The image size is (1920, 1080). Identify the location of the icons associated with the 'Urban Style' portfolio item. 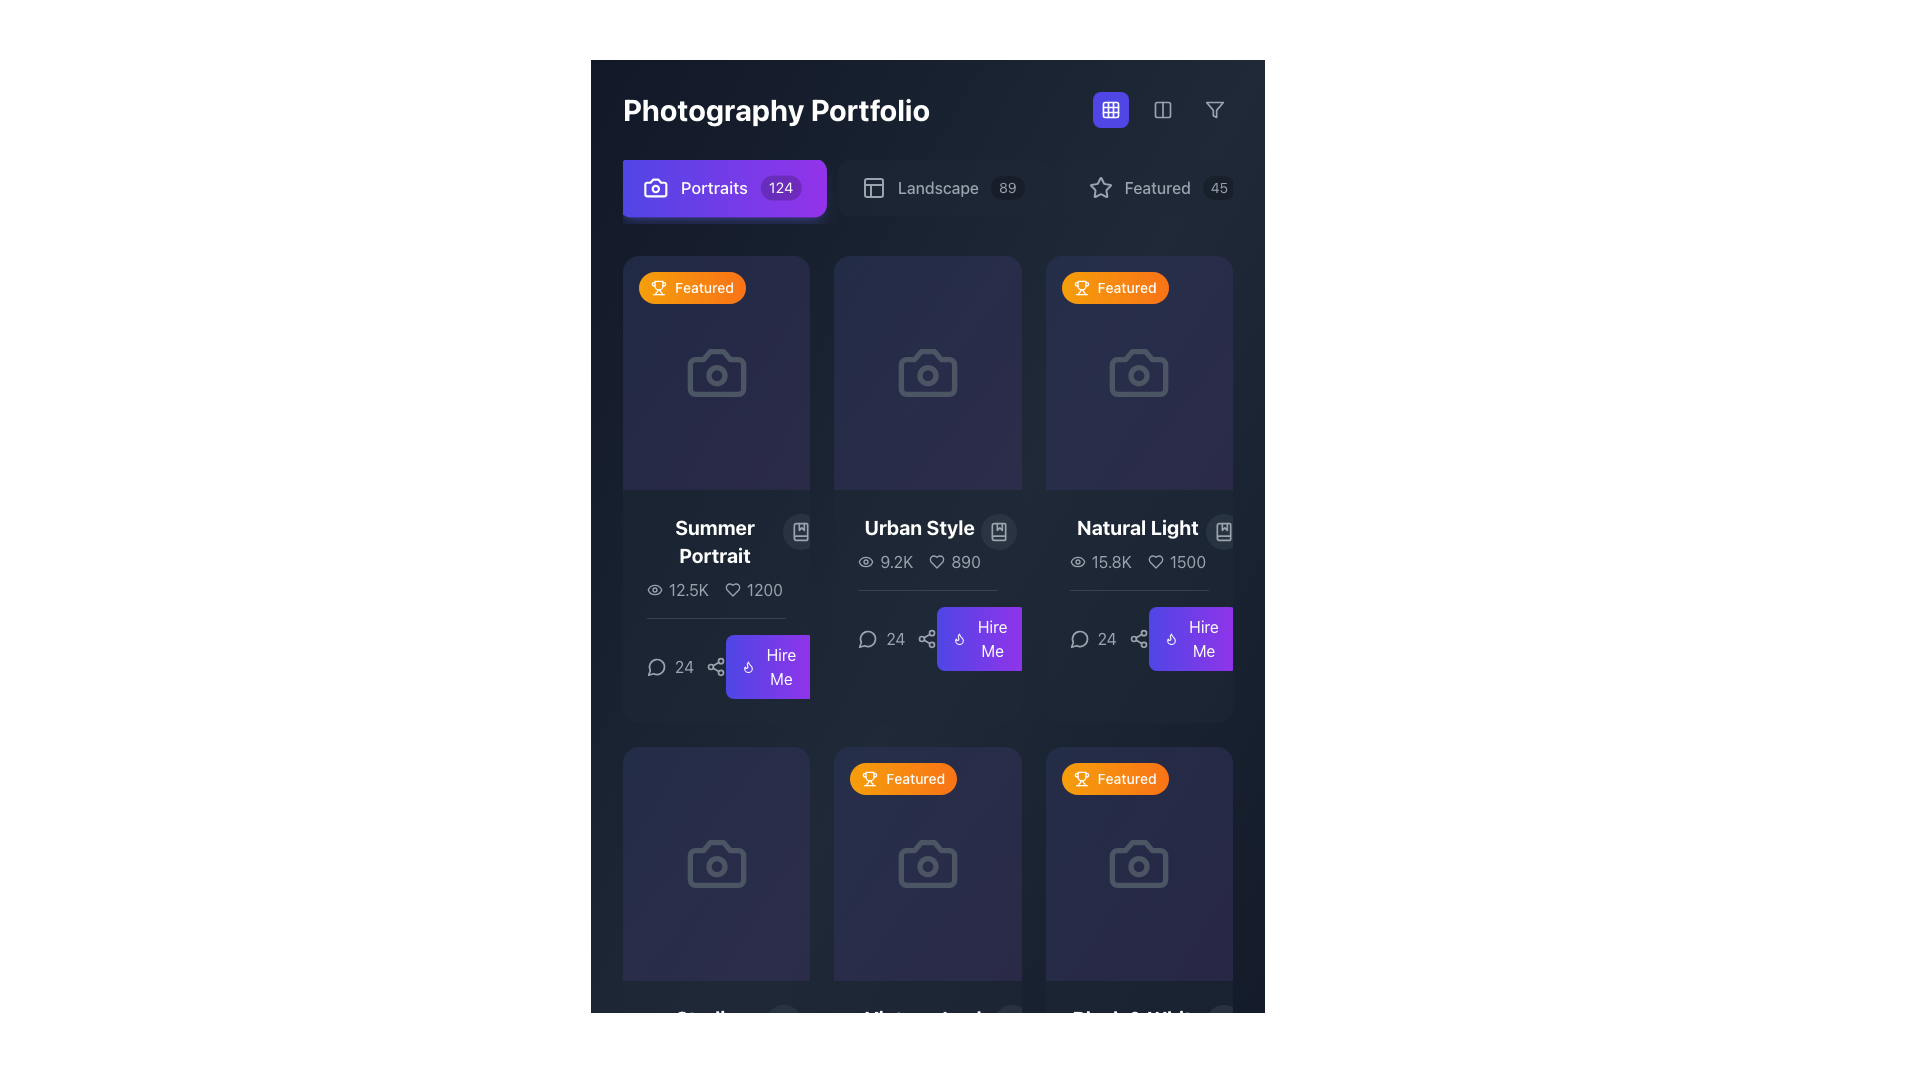
(926, 544).